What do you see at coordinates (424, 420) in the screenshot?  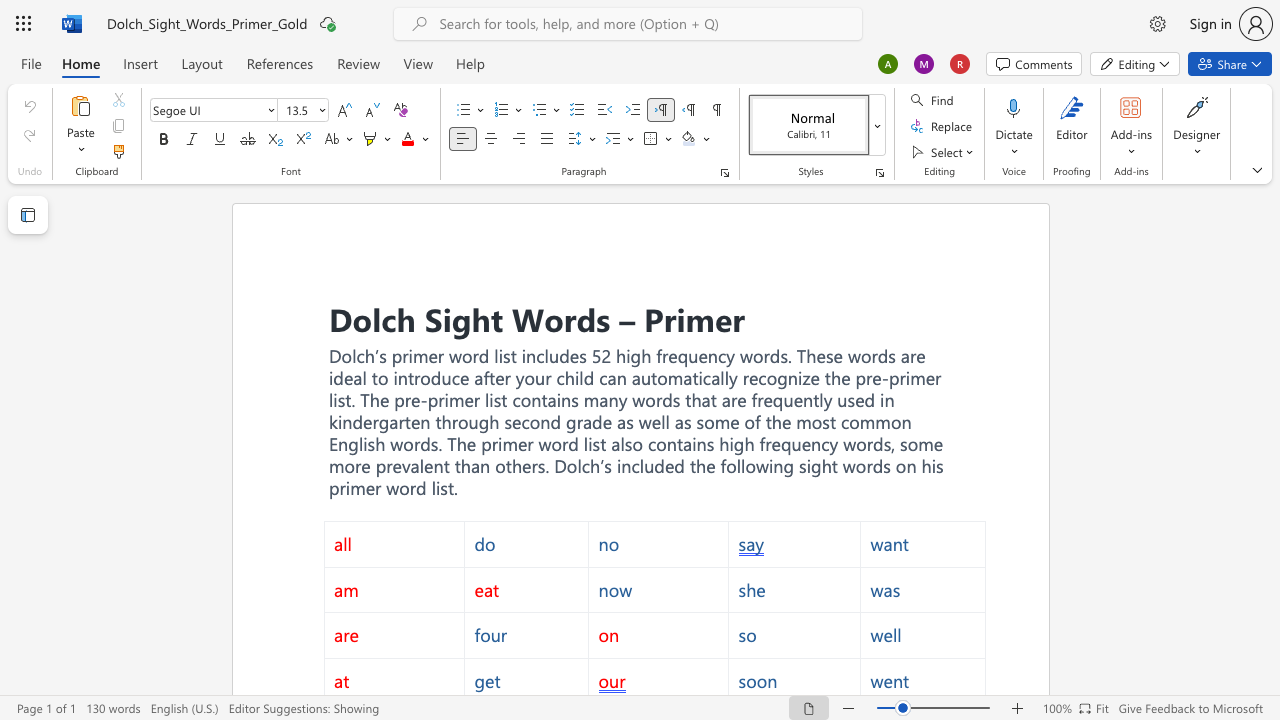 I see `the 3th character "n" in the text` at bounding box center [424, 420].